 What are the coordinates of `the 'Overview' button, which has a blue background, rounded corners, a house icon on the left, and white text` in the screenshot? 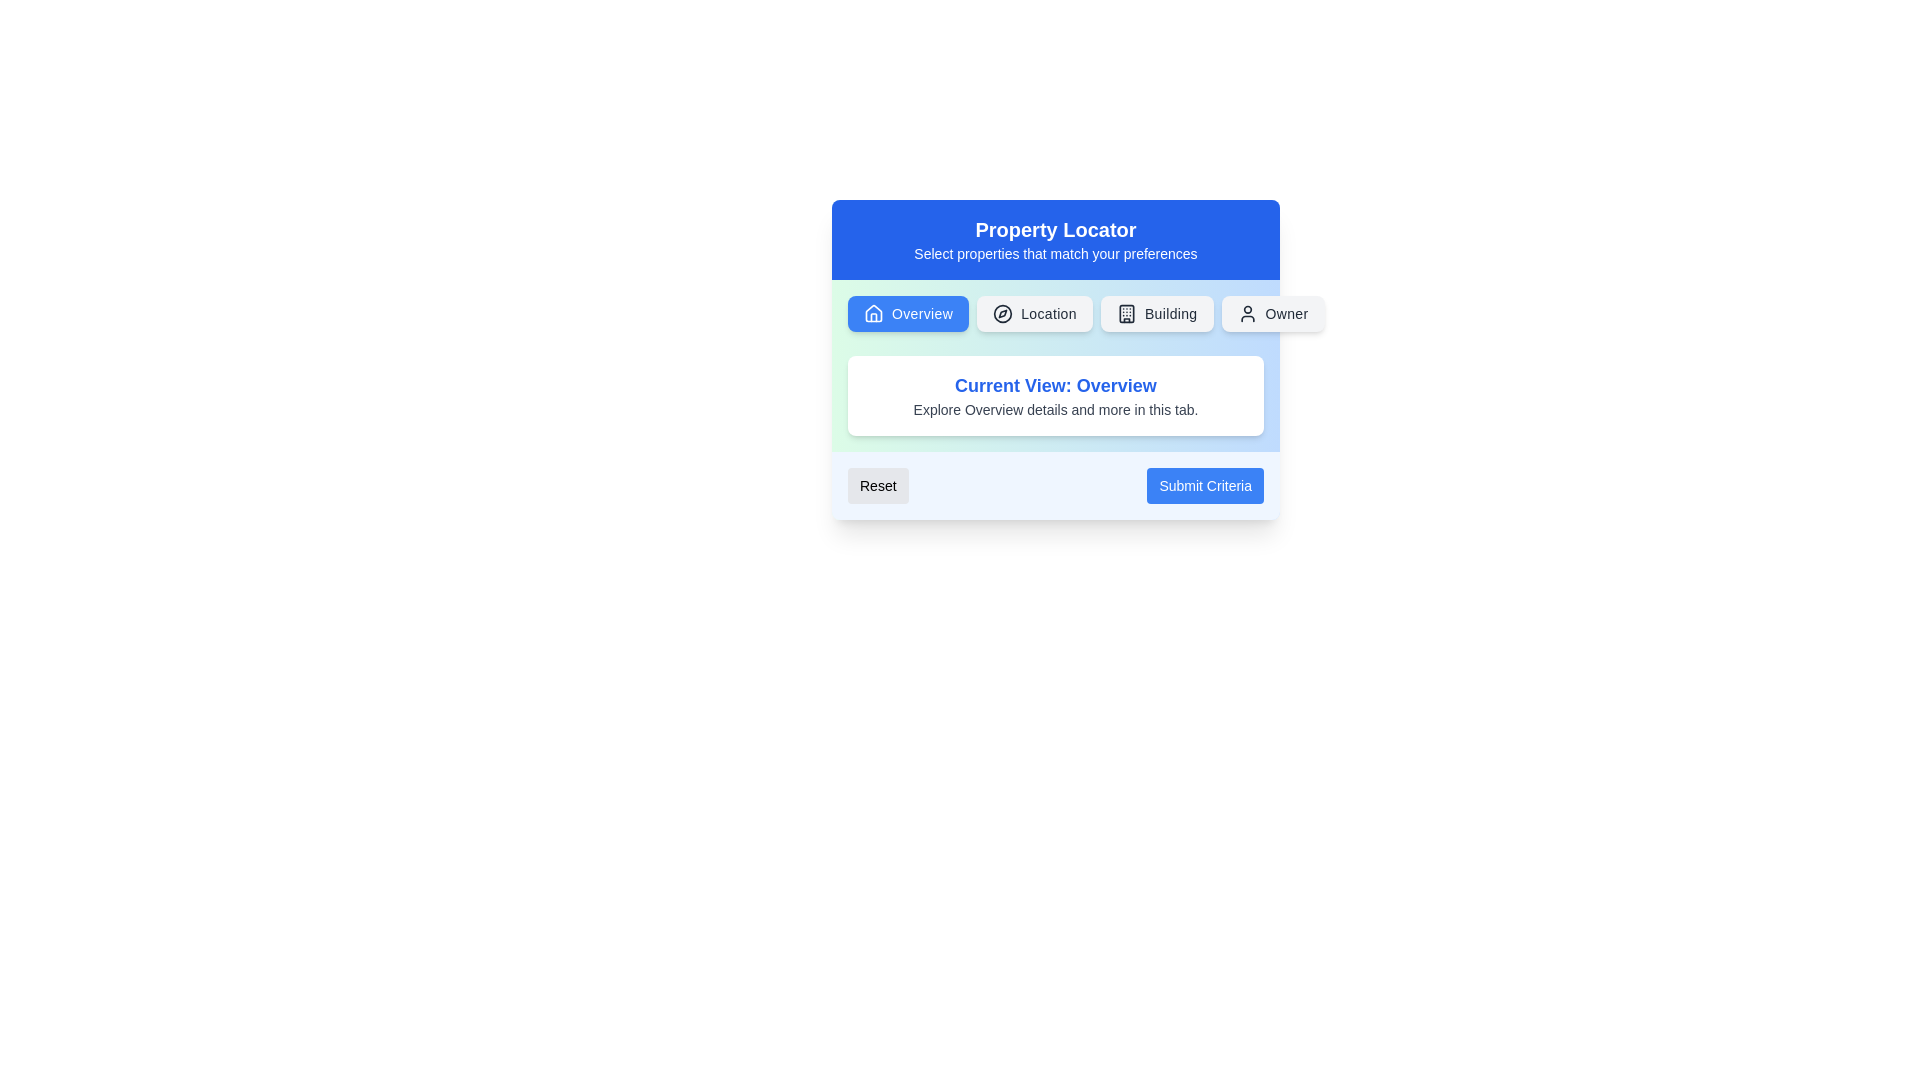 It's located at (907, 313).